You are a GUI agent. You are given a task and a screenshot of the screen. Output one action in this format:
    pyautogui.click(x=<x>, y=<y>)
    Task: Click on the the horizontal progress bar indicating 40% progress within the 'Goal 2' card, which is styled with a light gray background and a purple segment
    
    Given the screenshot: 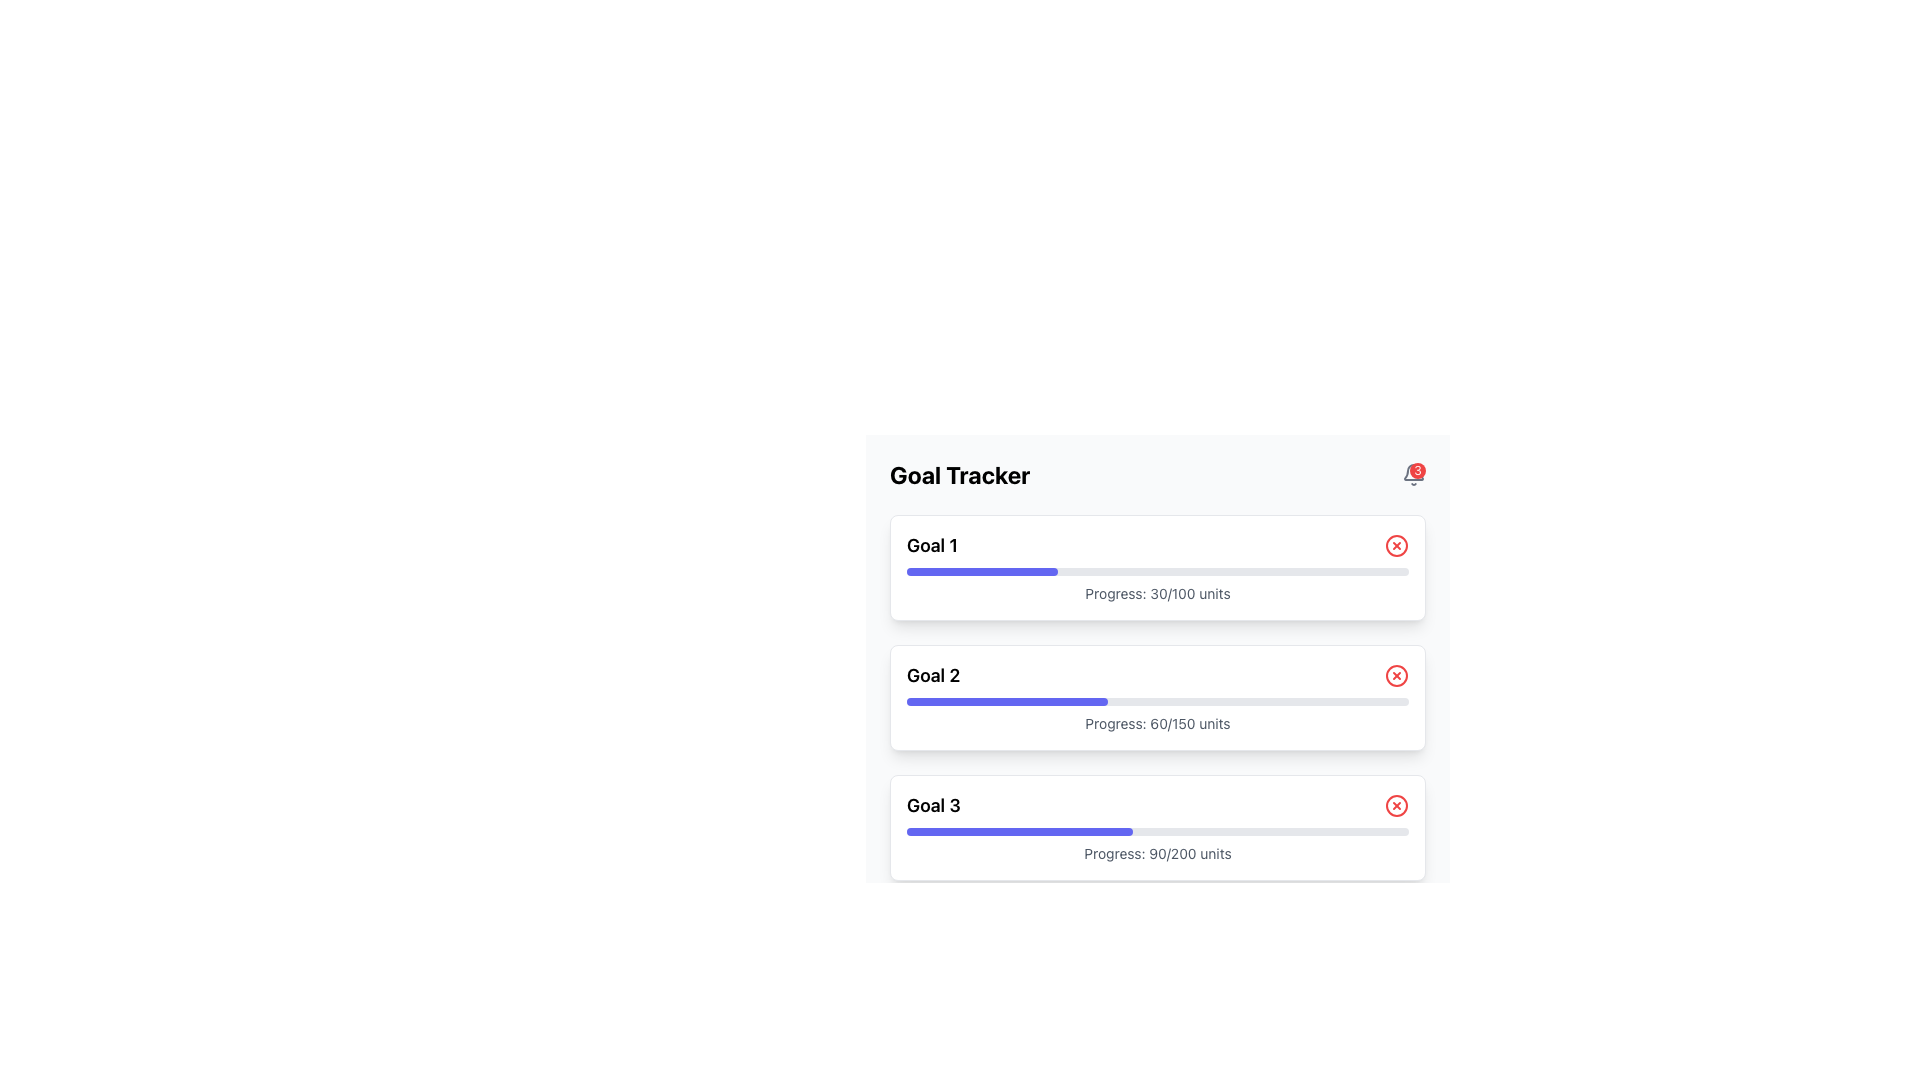 What is the action you would take?
    pyautogui.click(x=1157, y=701)
    